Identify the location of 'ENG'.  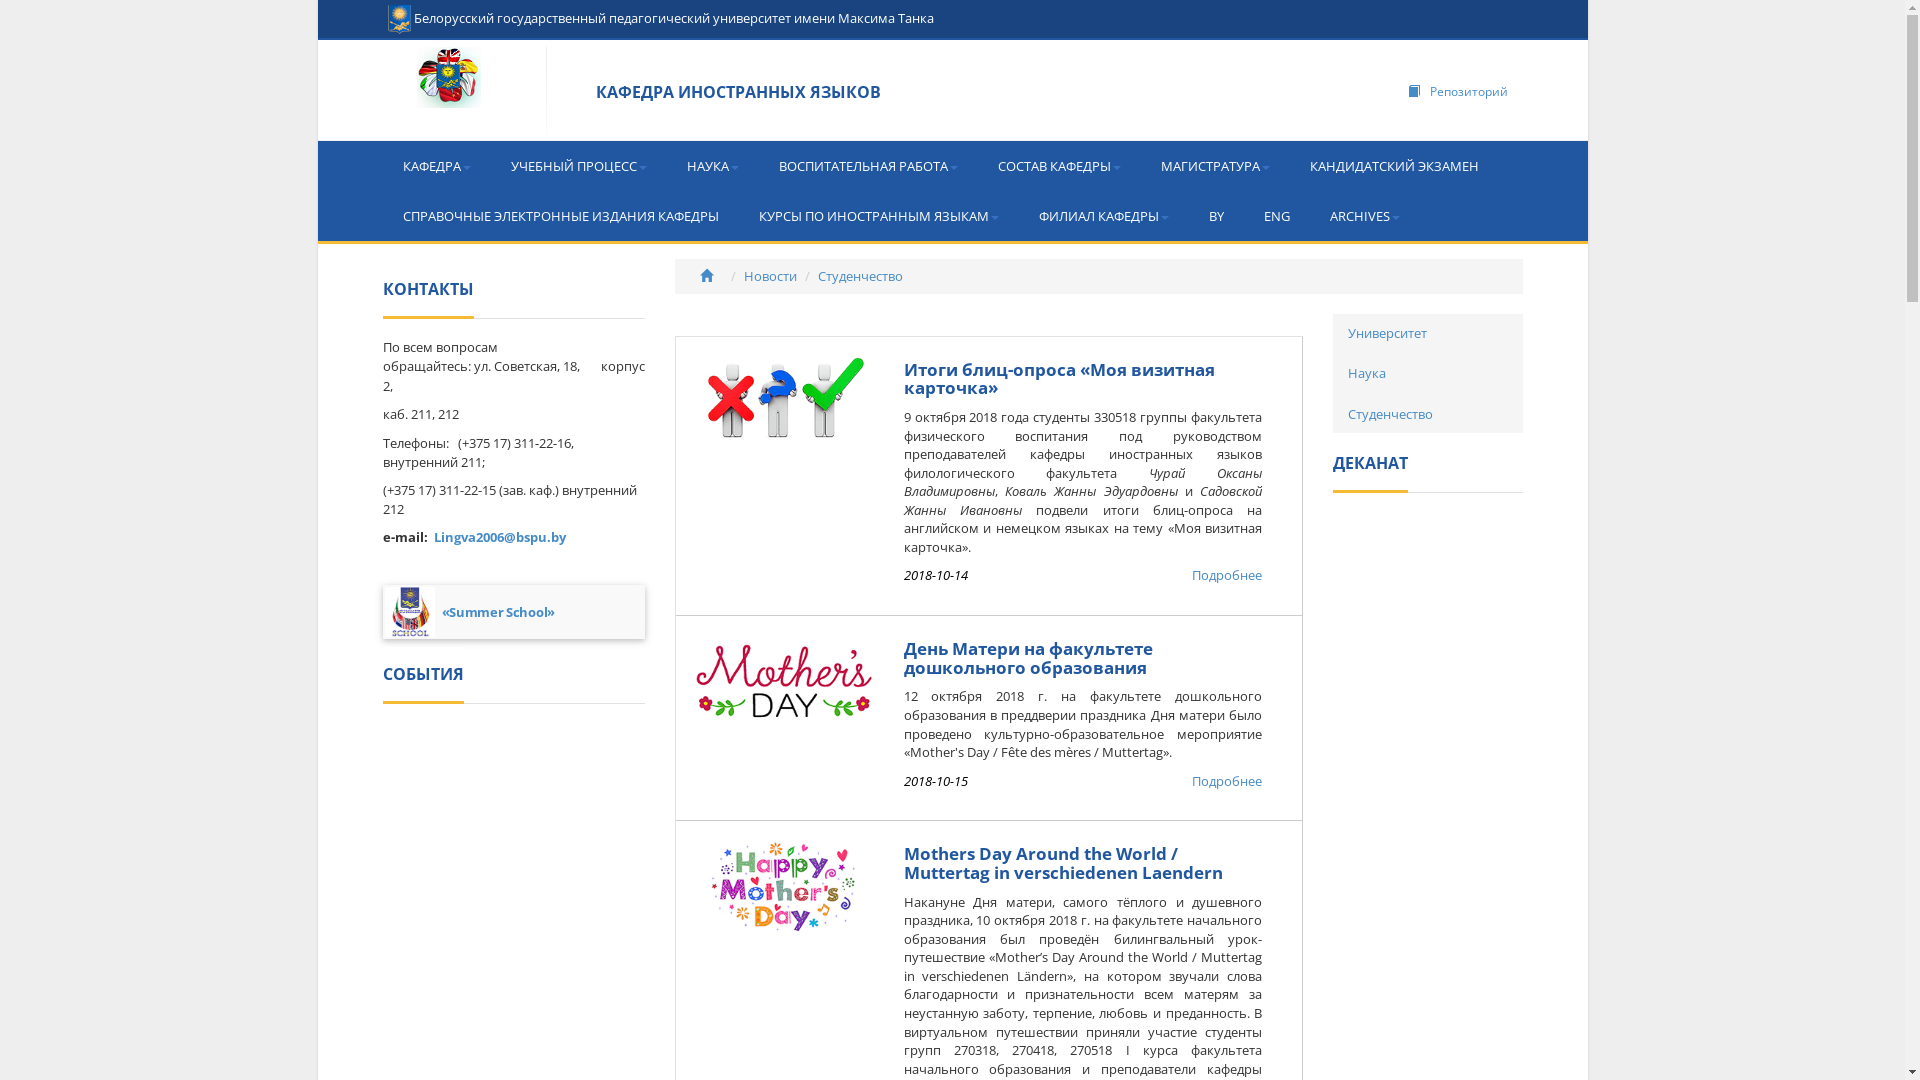
(1275, 216).